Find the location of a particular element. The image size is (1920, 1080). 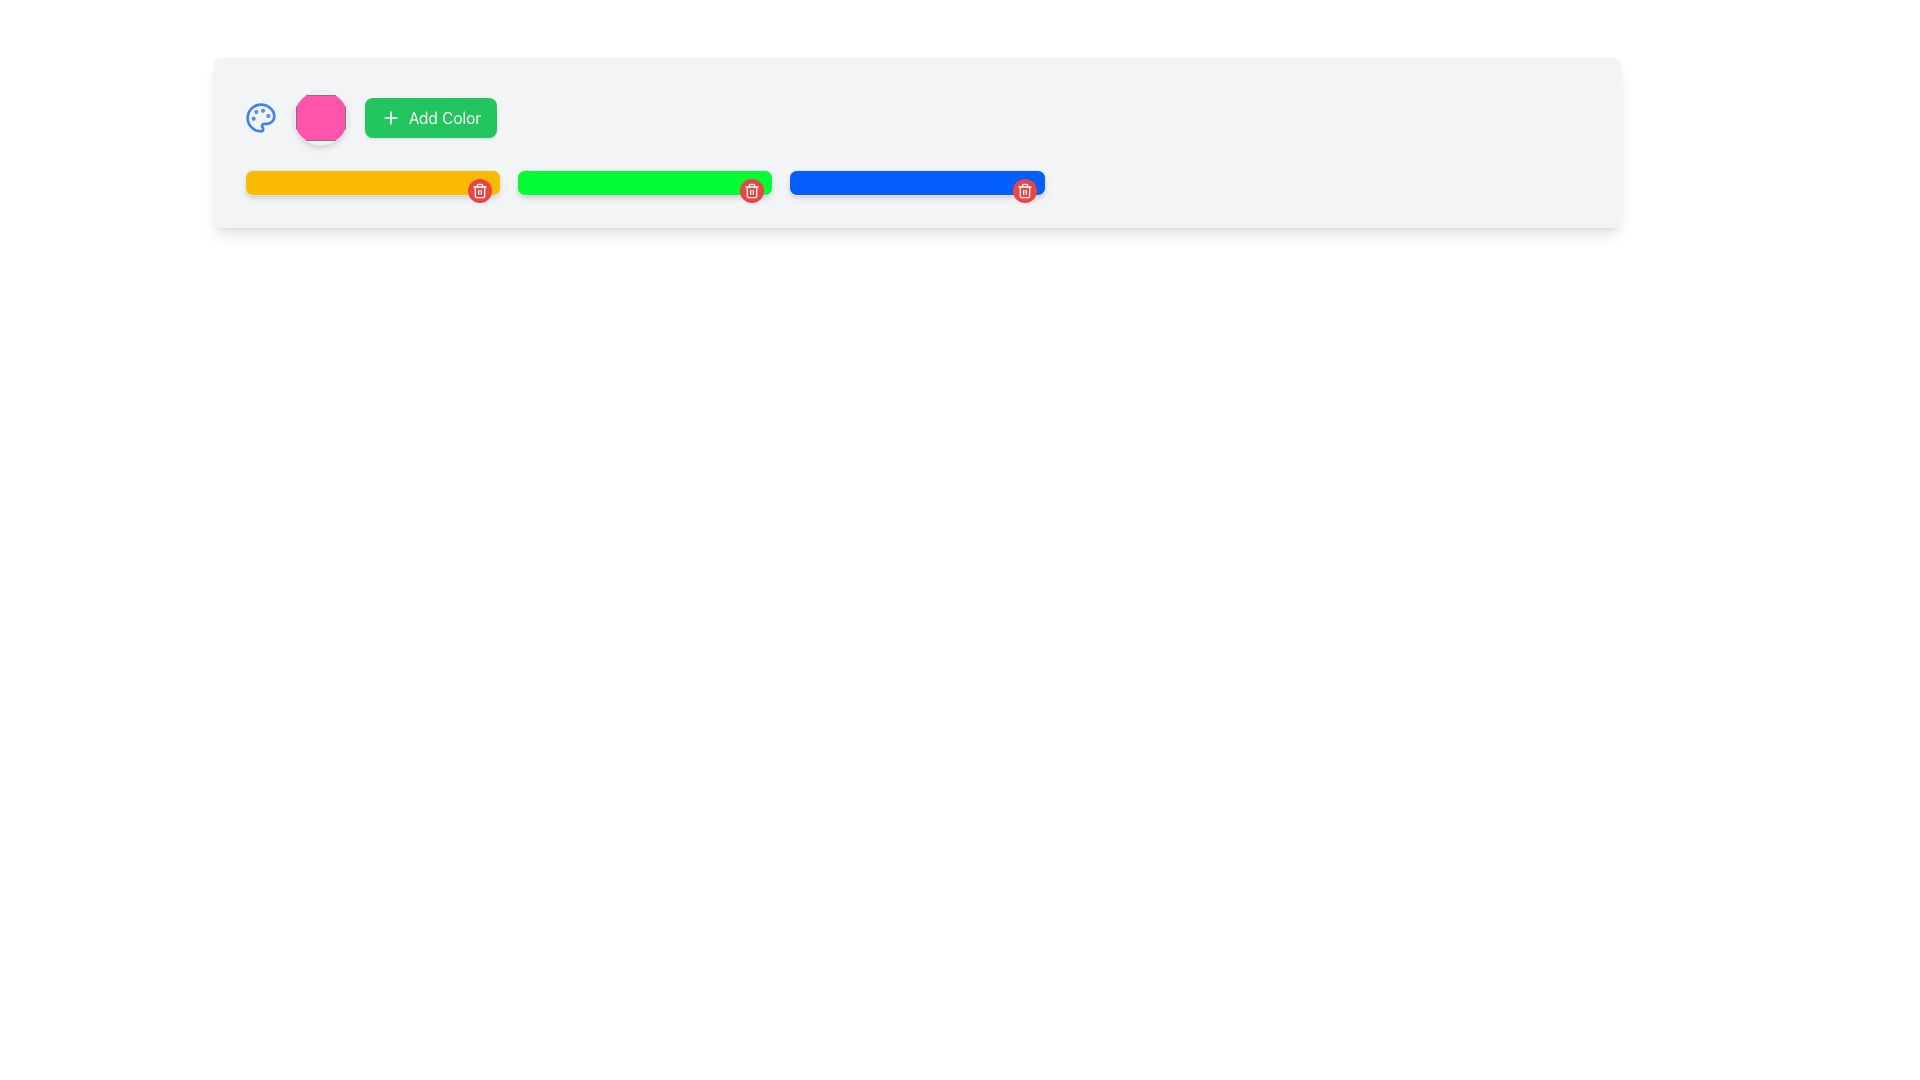

the Circular Icon Button located at the top-right corner of the blue rectangular section is located at coordinates (1024, 191).